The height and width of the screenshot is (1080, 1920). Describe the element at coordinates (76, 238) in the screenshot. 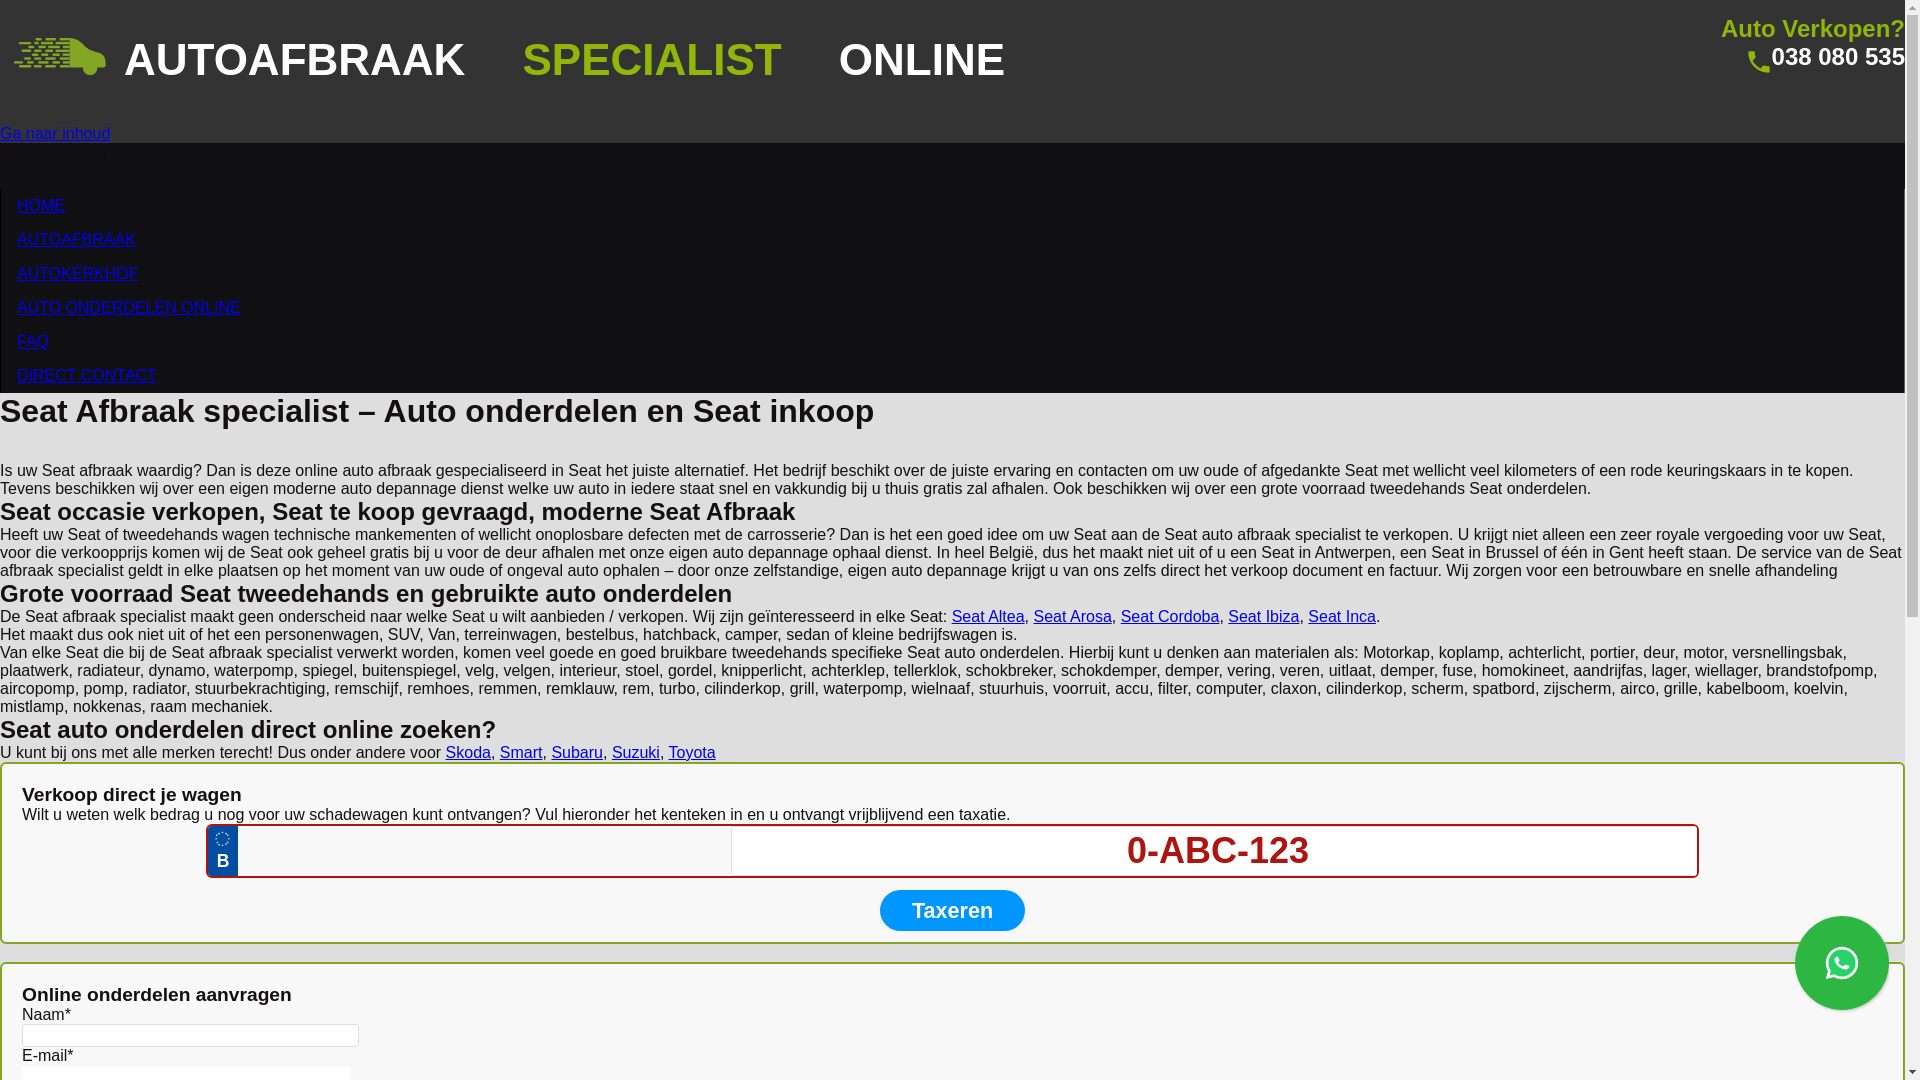

I see `'AUTOAFBRAAK'` at that location.